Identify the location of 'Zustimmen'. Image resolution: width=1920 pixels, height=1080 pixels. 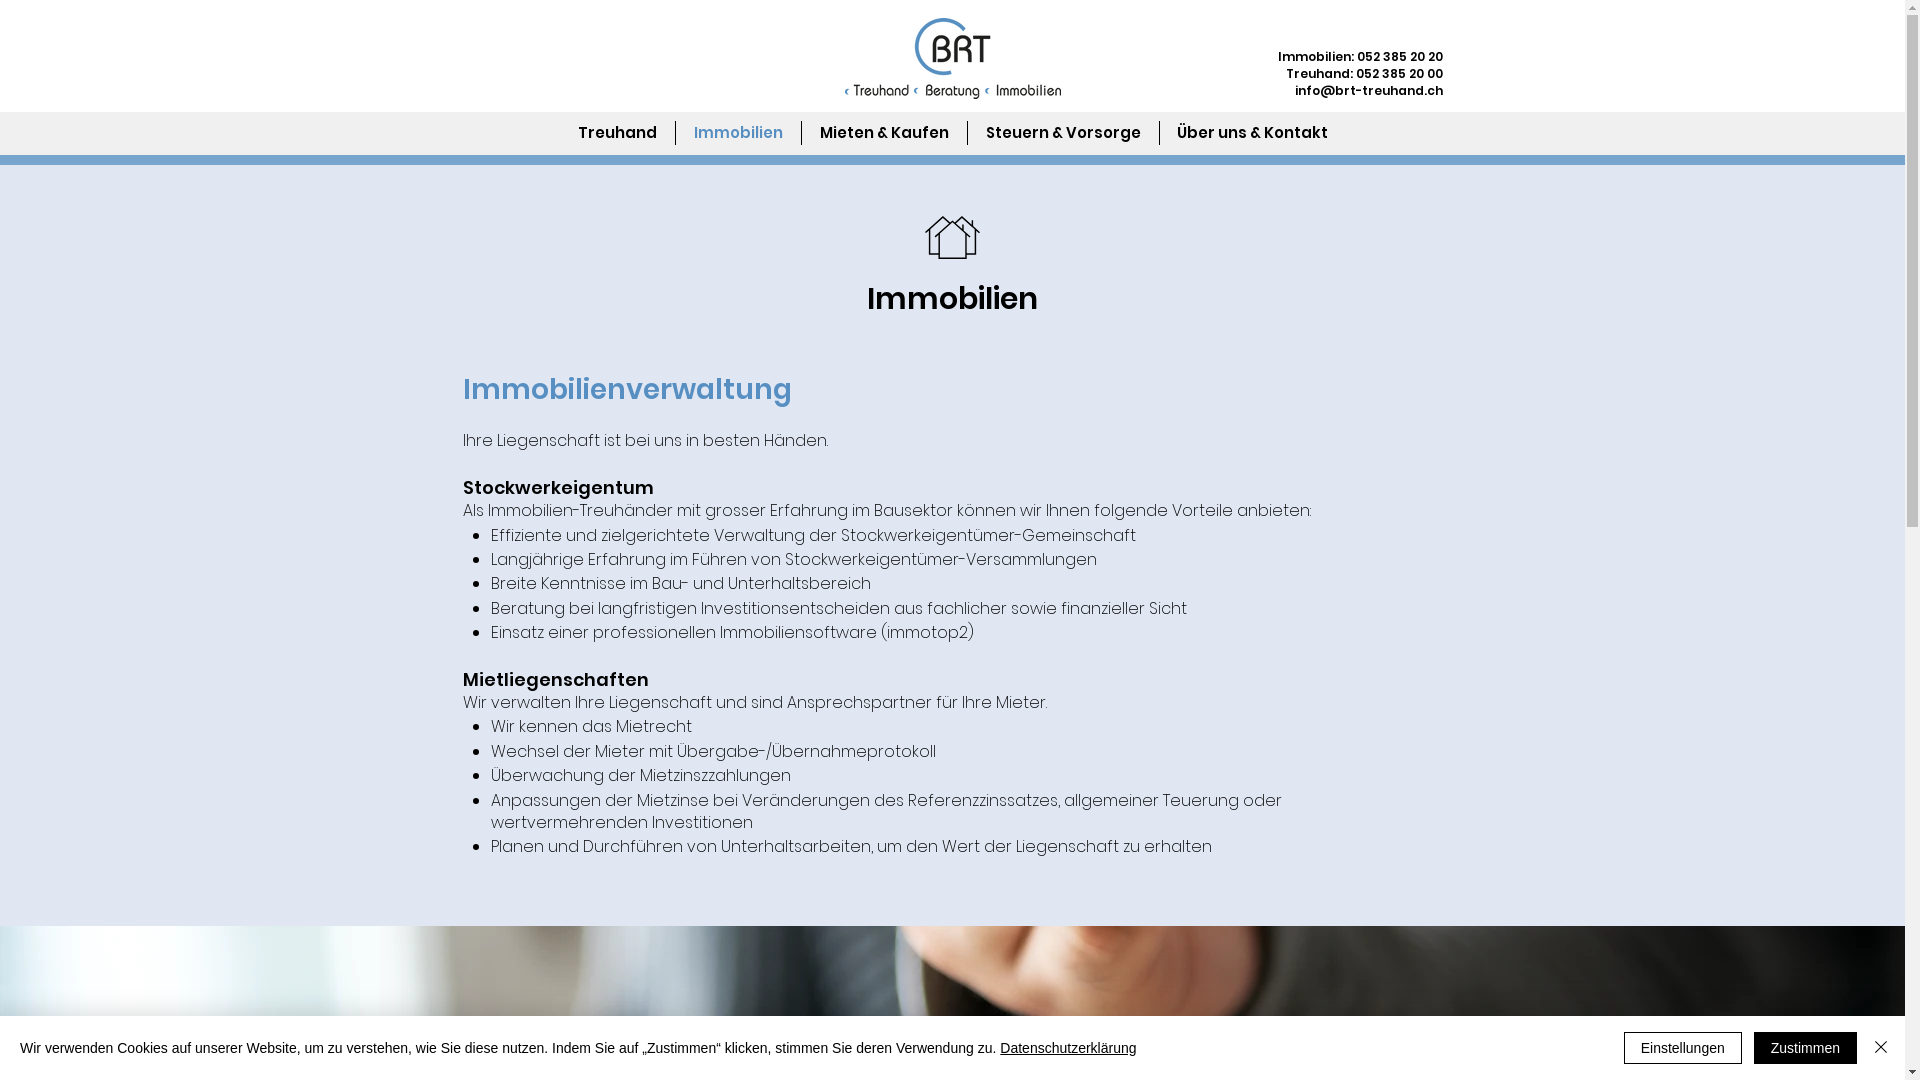
(1805, 1047).